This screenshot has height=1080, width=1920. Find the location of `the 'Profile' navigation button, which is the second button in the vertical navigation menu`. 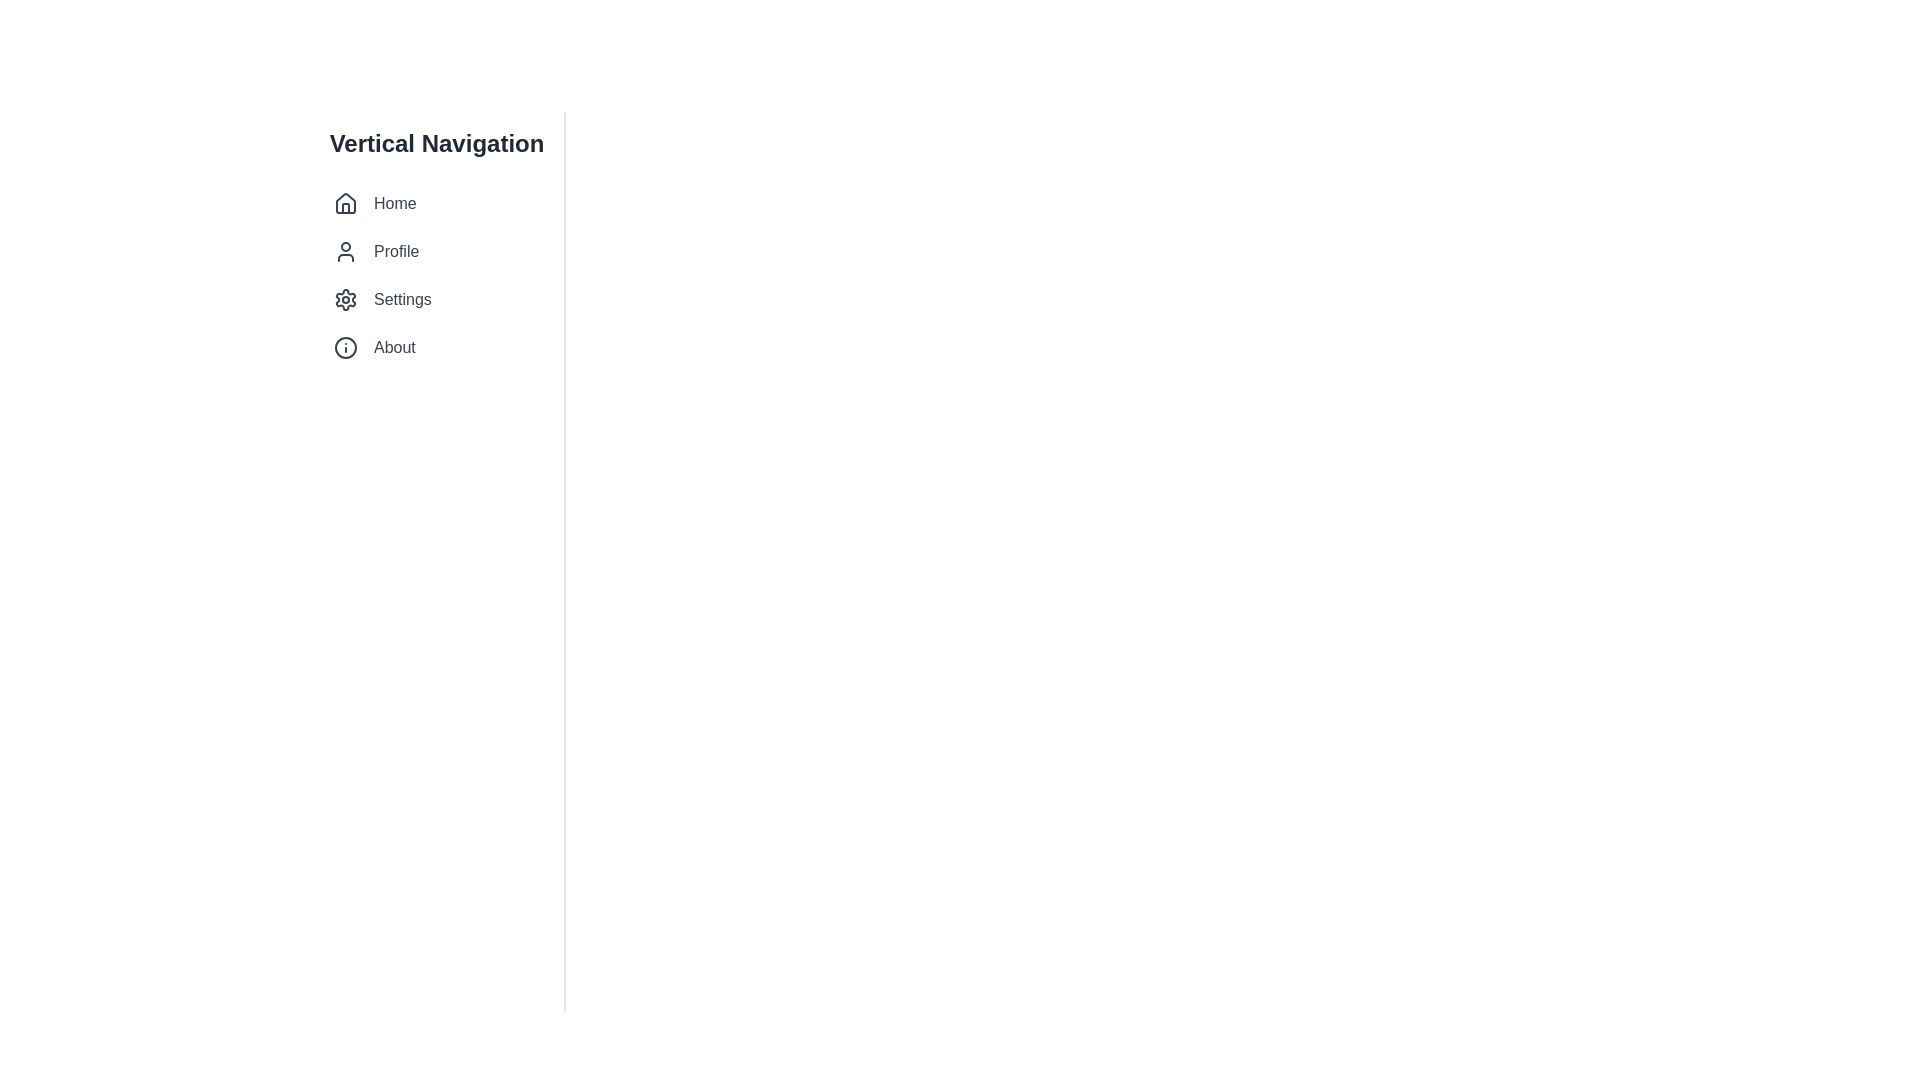

the 'Profile' navigation button, which is the second button in the vertical navigation menu is located at coordinates (435, 250).